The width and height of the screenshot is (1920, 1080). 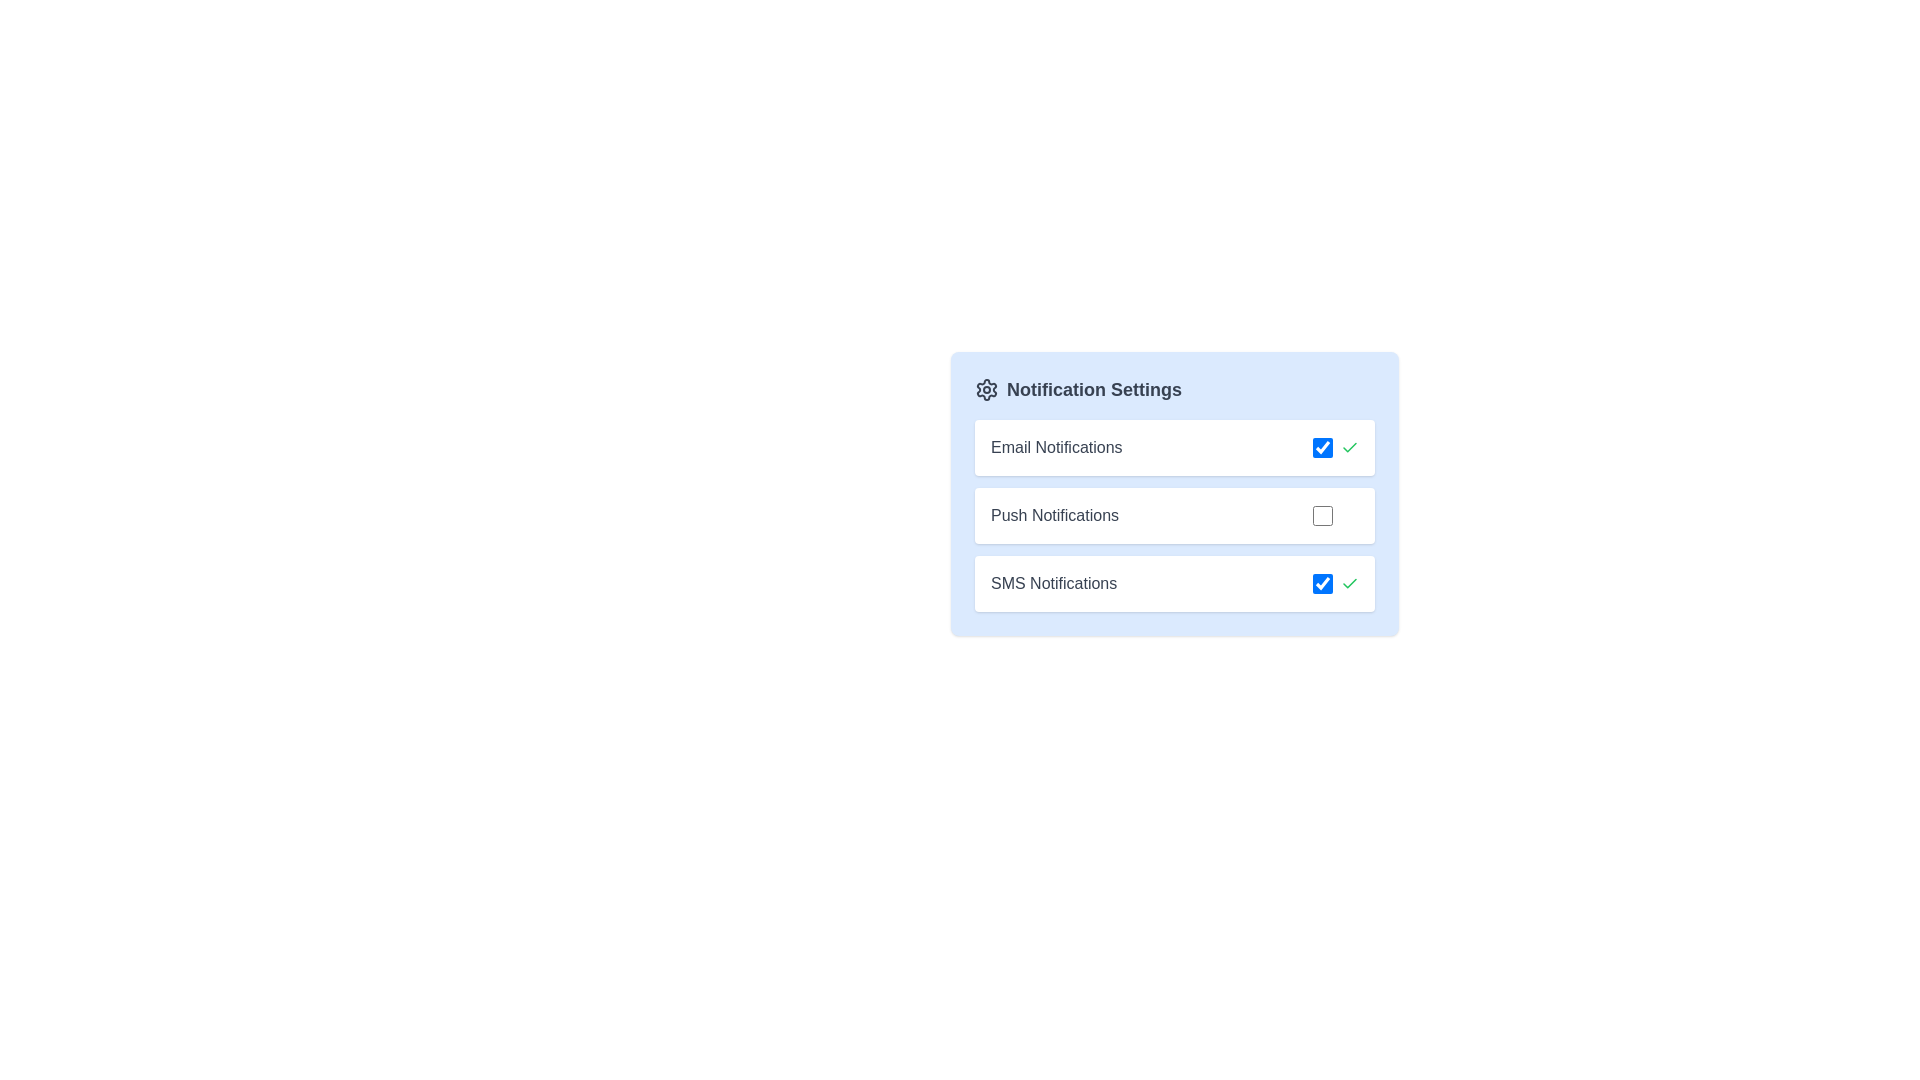 I want to click on the green checkmark icon located next to the 'SMS Notifications' checkbox in the notification settings section, so click(x=1349, y=583).